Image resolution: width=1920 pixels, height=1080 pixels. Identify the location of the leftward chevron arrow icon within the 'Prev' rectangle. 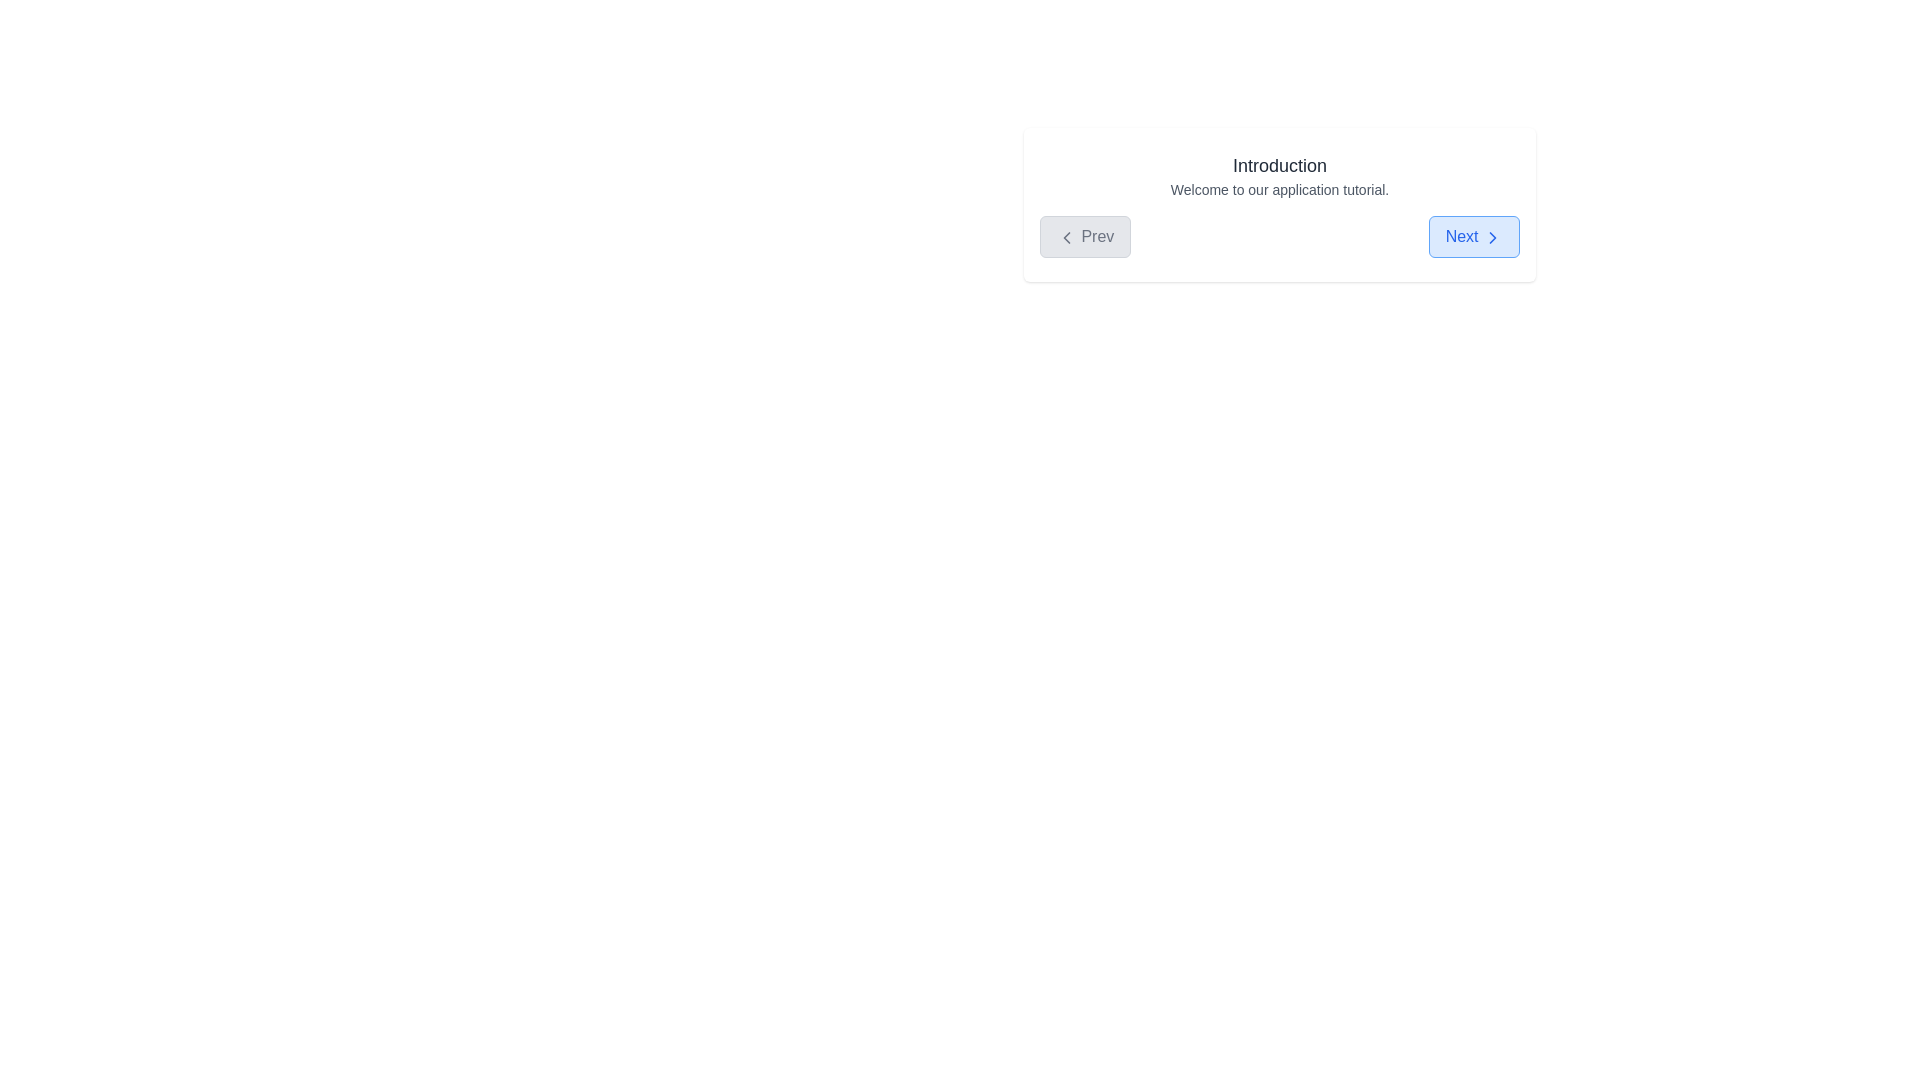
(1065, 235).